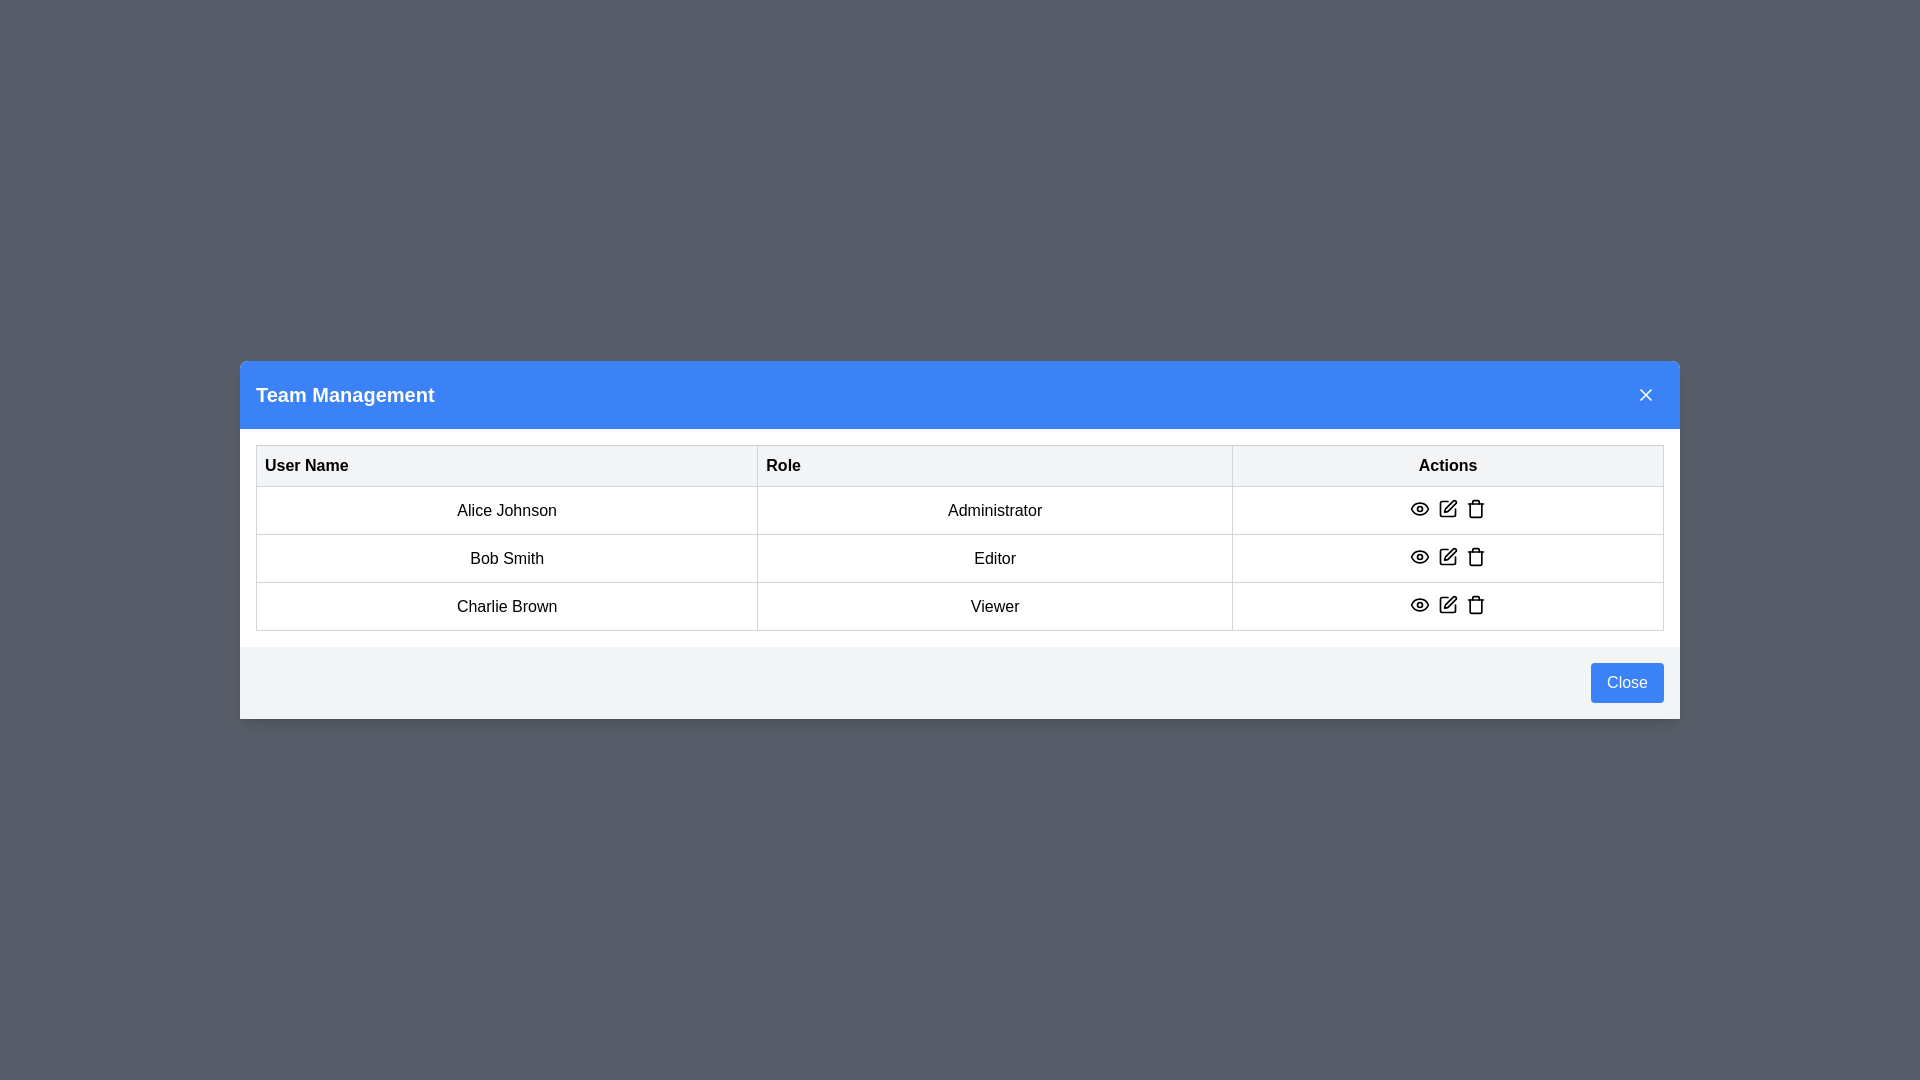 This screenshot has width=1920, height=1080. What do you see at coordinates (1419, 508) in the screenshot?
I see `the icon representing the view or visibility action located in the first row of the 'Actions' column` at bounding box center [1419, 508].